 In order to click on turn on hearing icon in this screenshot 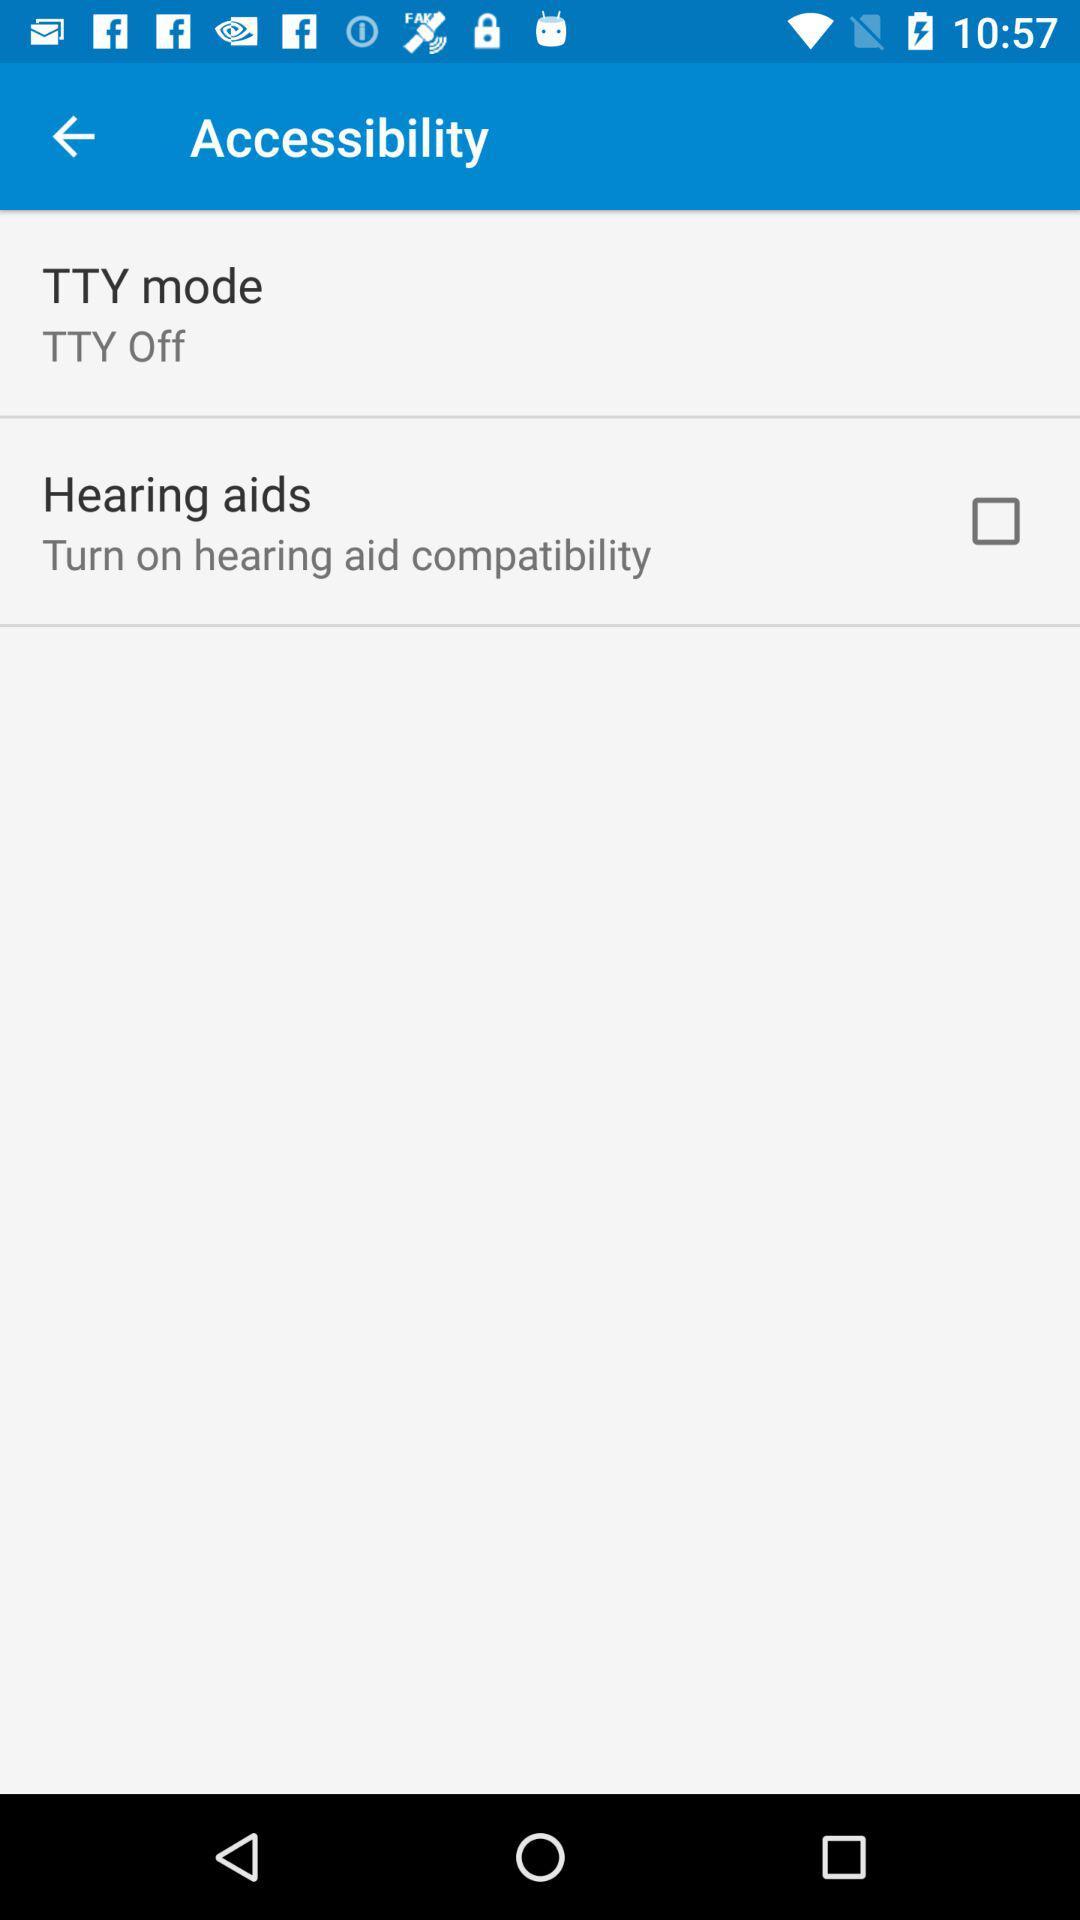, I will do `click(345, 553)`.